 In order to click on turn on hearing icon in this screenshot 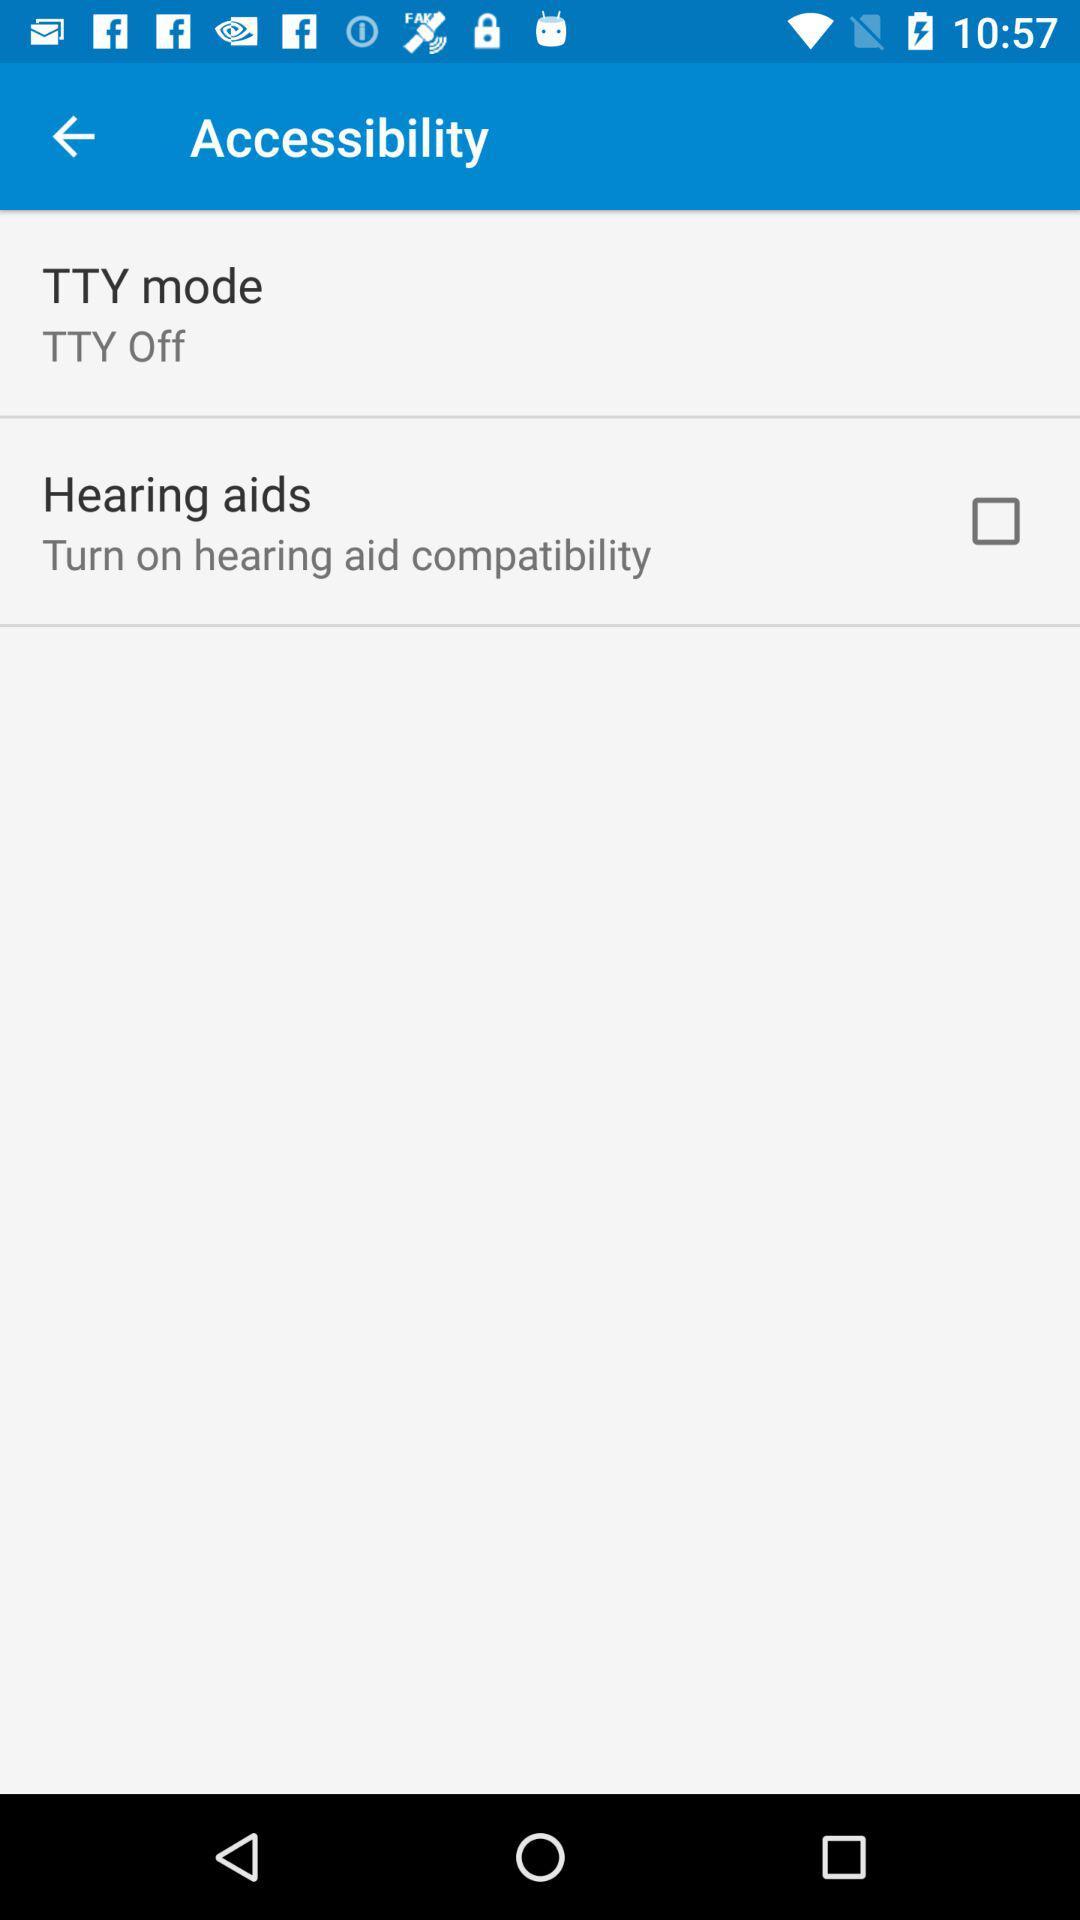, I will do `click(345, 553)`.